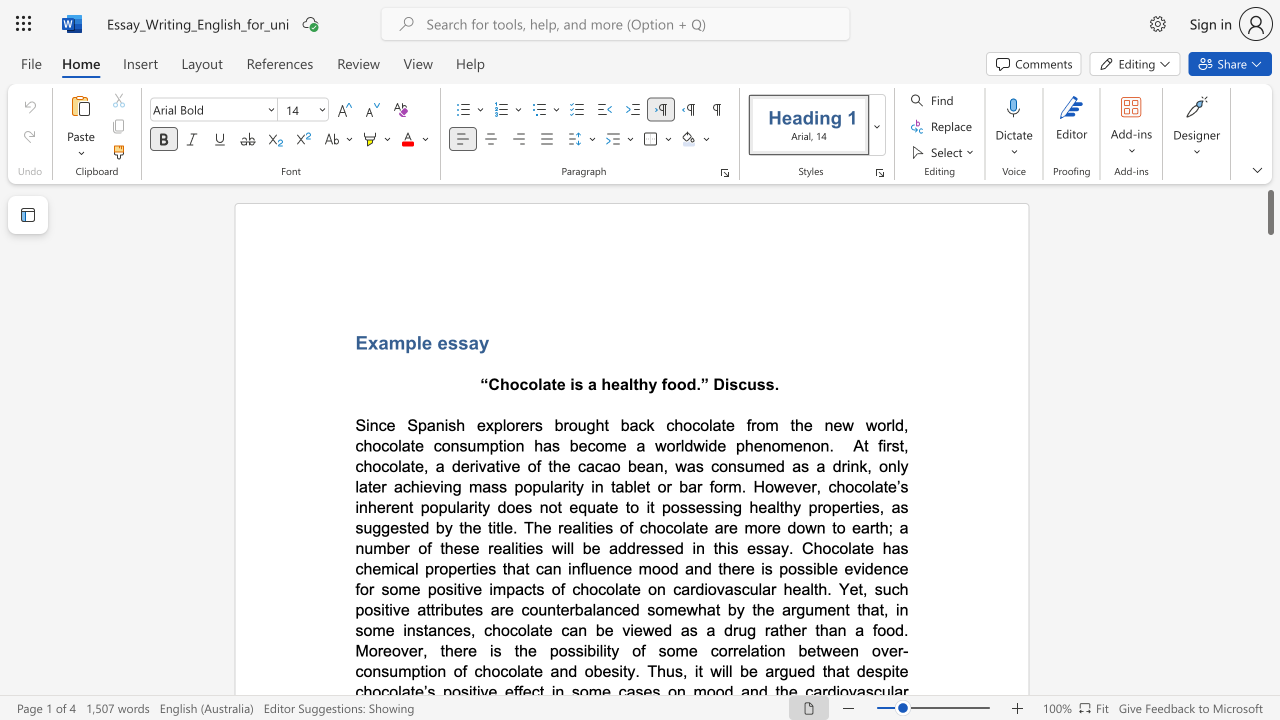 Image resolution: width=1280 pixels, height=720 pixels. What do you see at coordinates (1269, 580) in the screenshot?
I see `the scrollbar to scroll the page down` at bounding box center [1269, 580].